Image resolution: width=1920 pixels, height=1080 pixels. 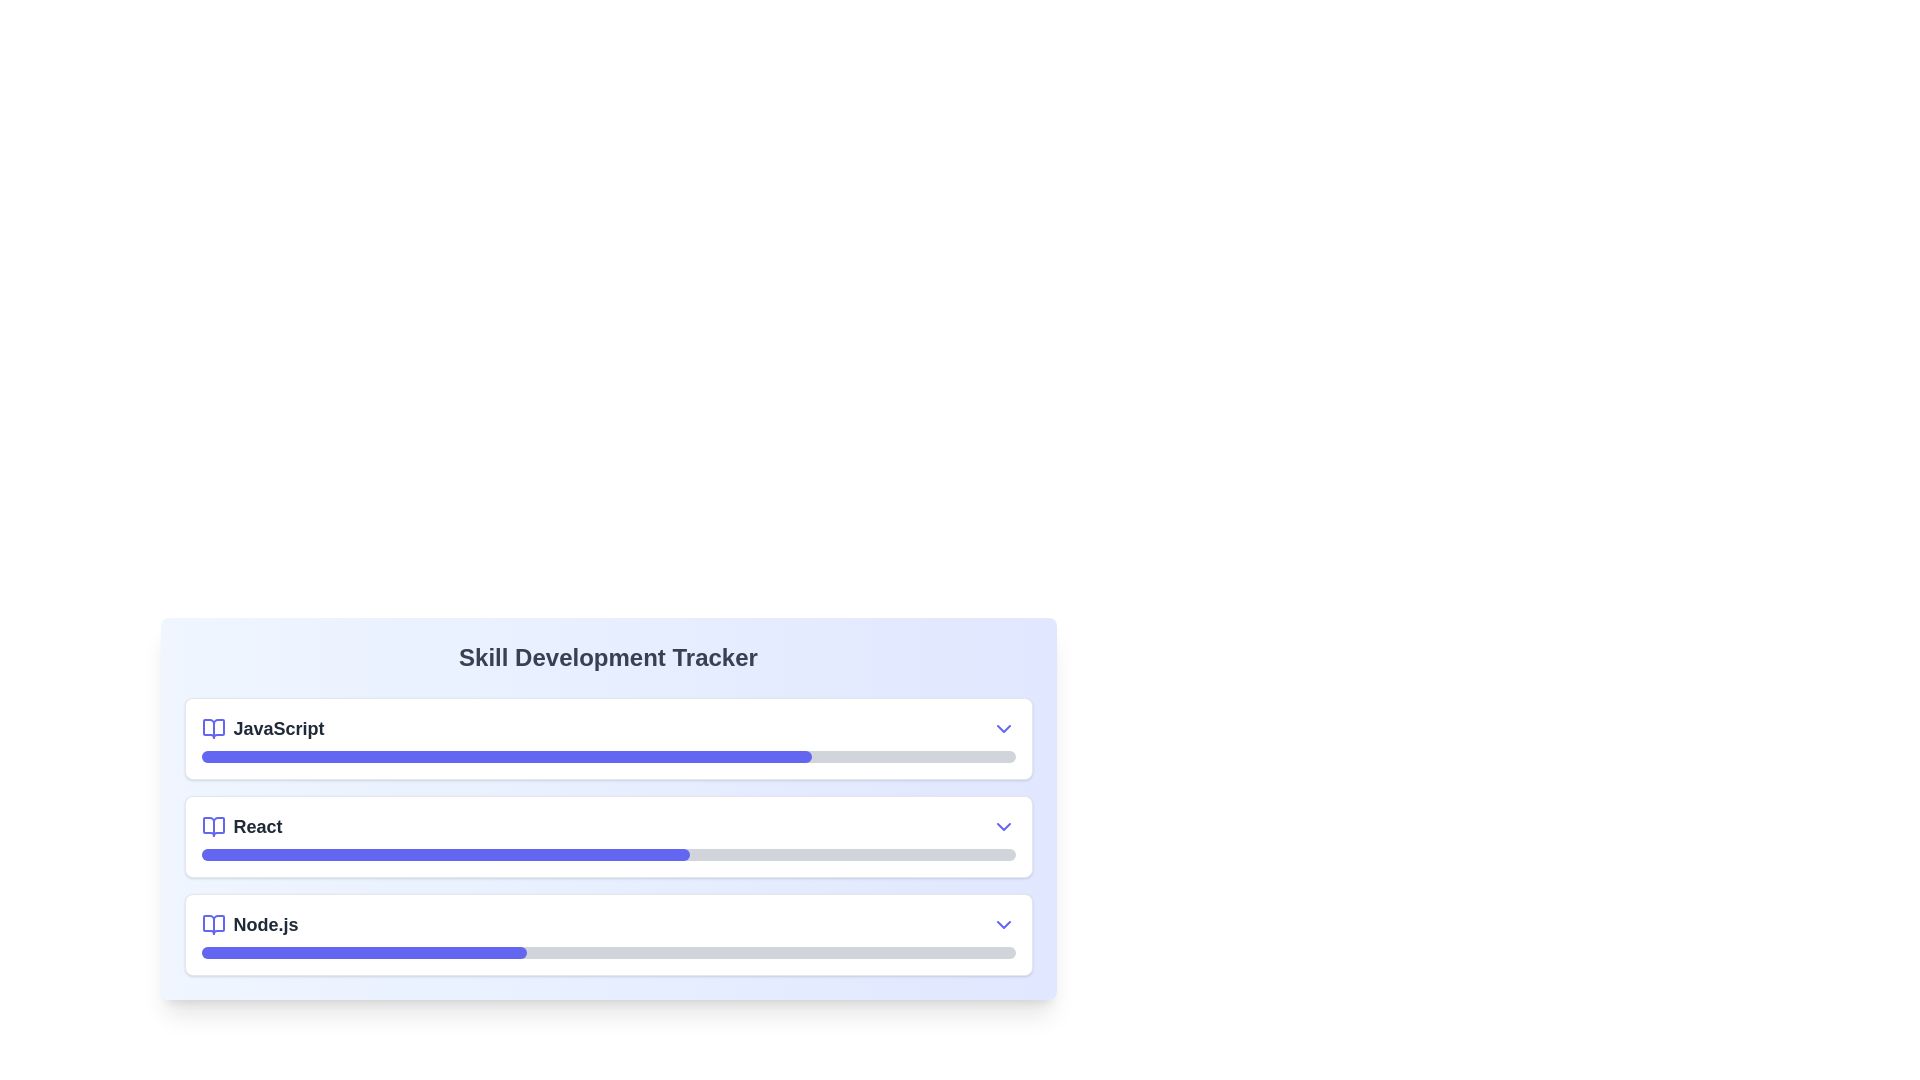 I want to click on text label 'JavaScript' that consists of a blue open book icon and black bold text, positioned as the first item in the skill tracker list, so click(x=262, y=729).